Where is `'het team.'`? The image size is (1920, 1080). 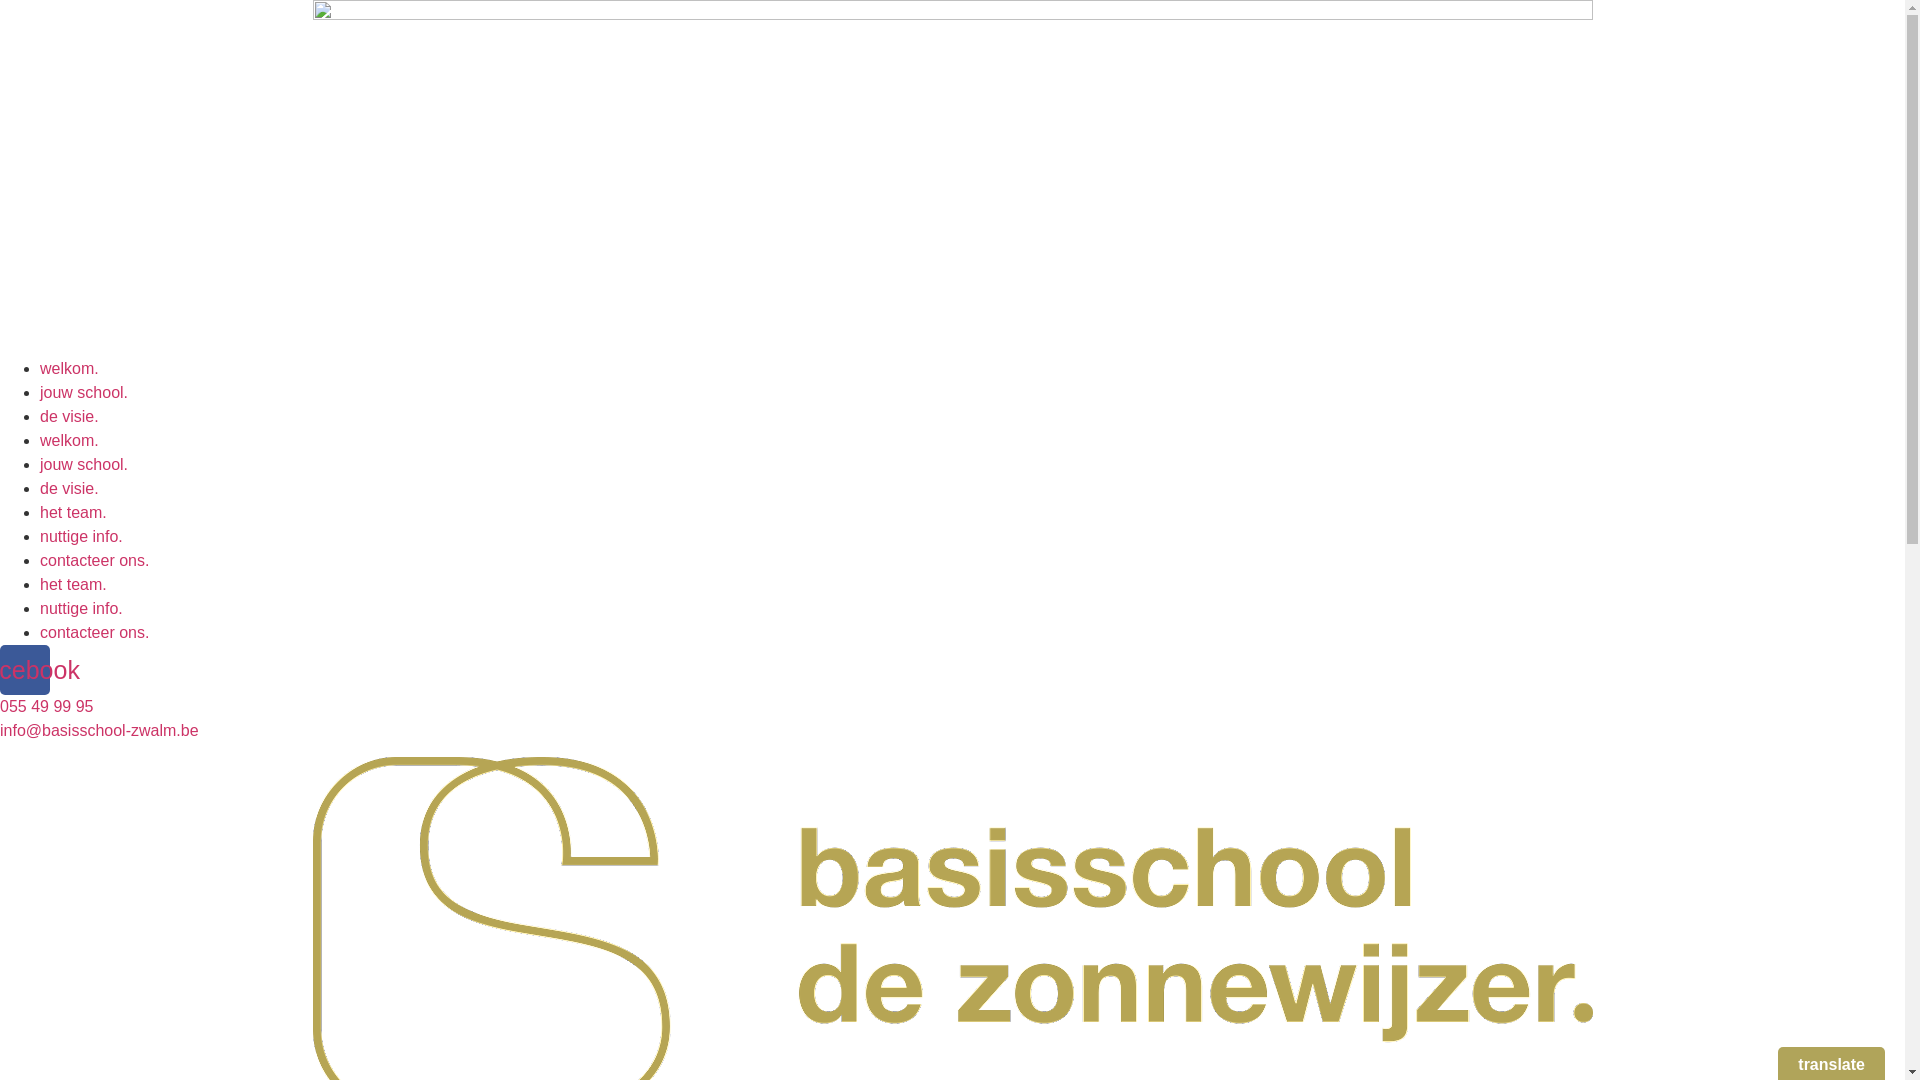 'het team.' is located at coordinates (39, 584).